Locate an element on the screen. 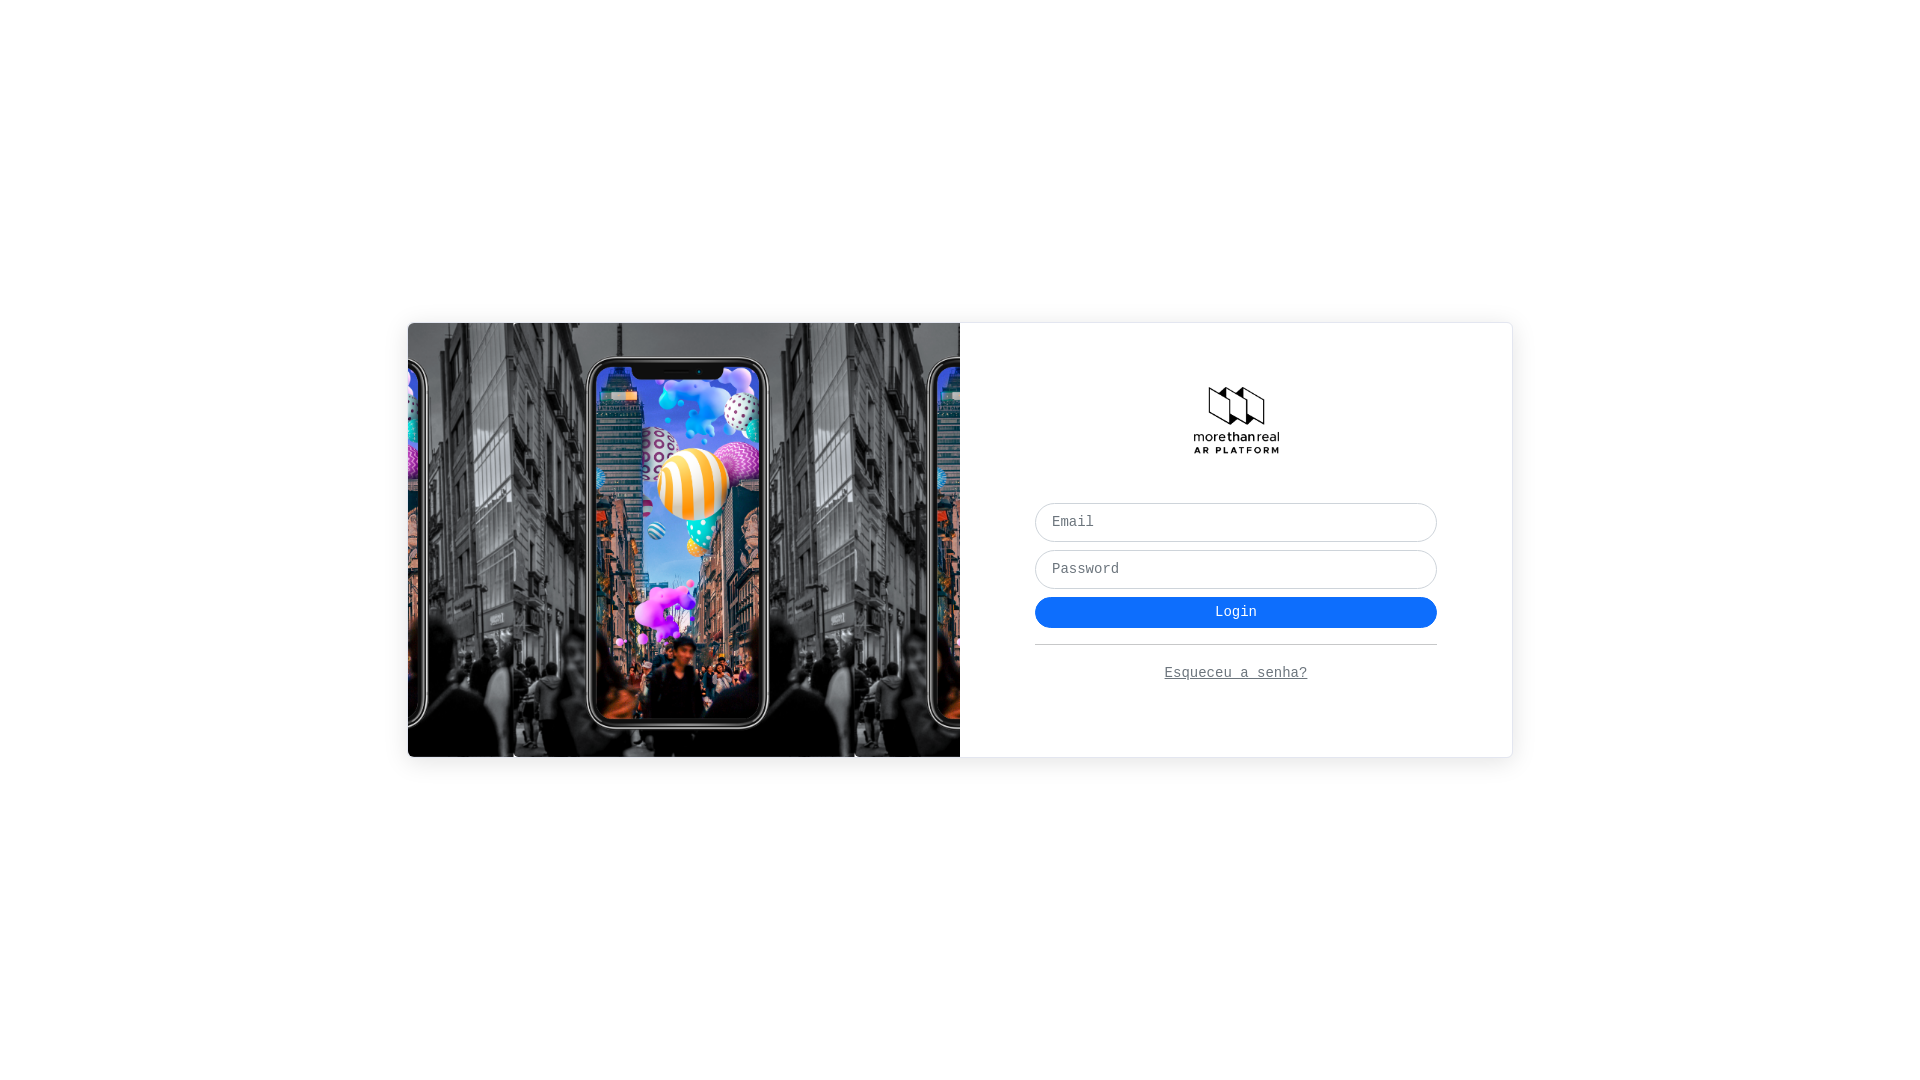  'Login' is located at coordinates (1235, 611).